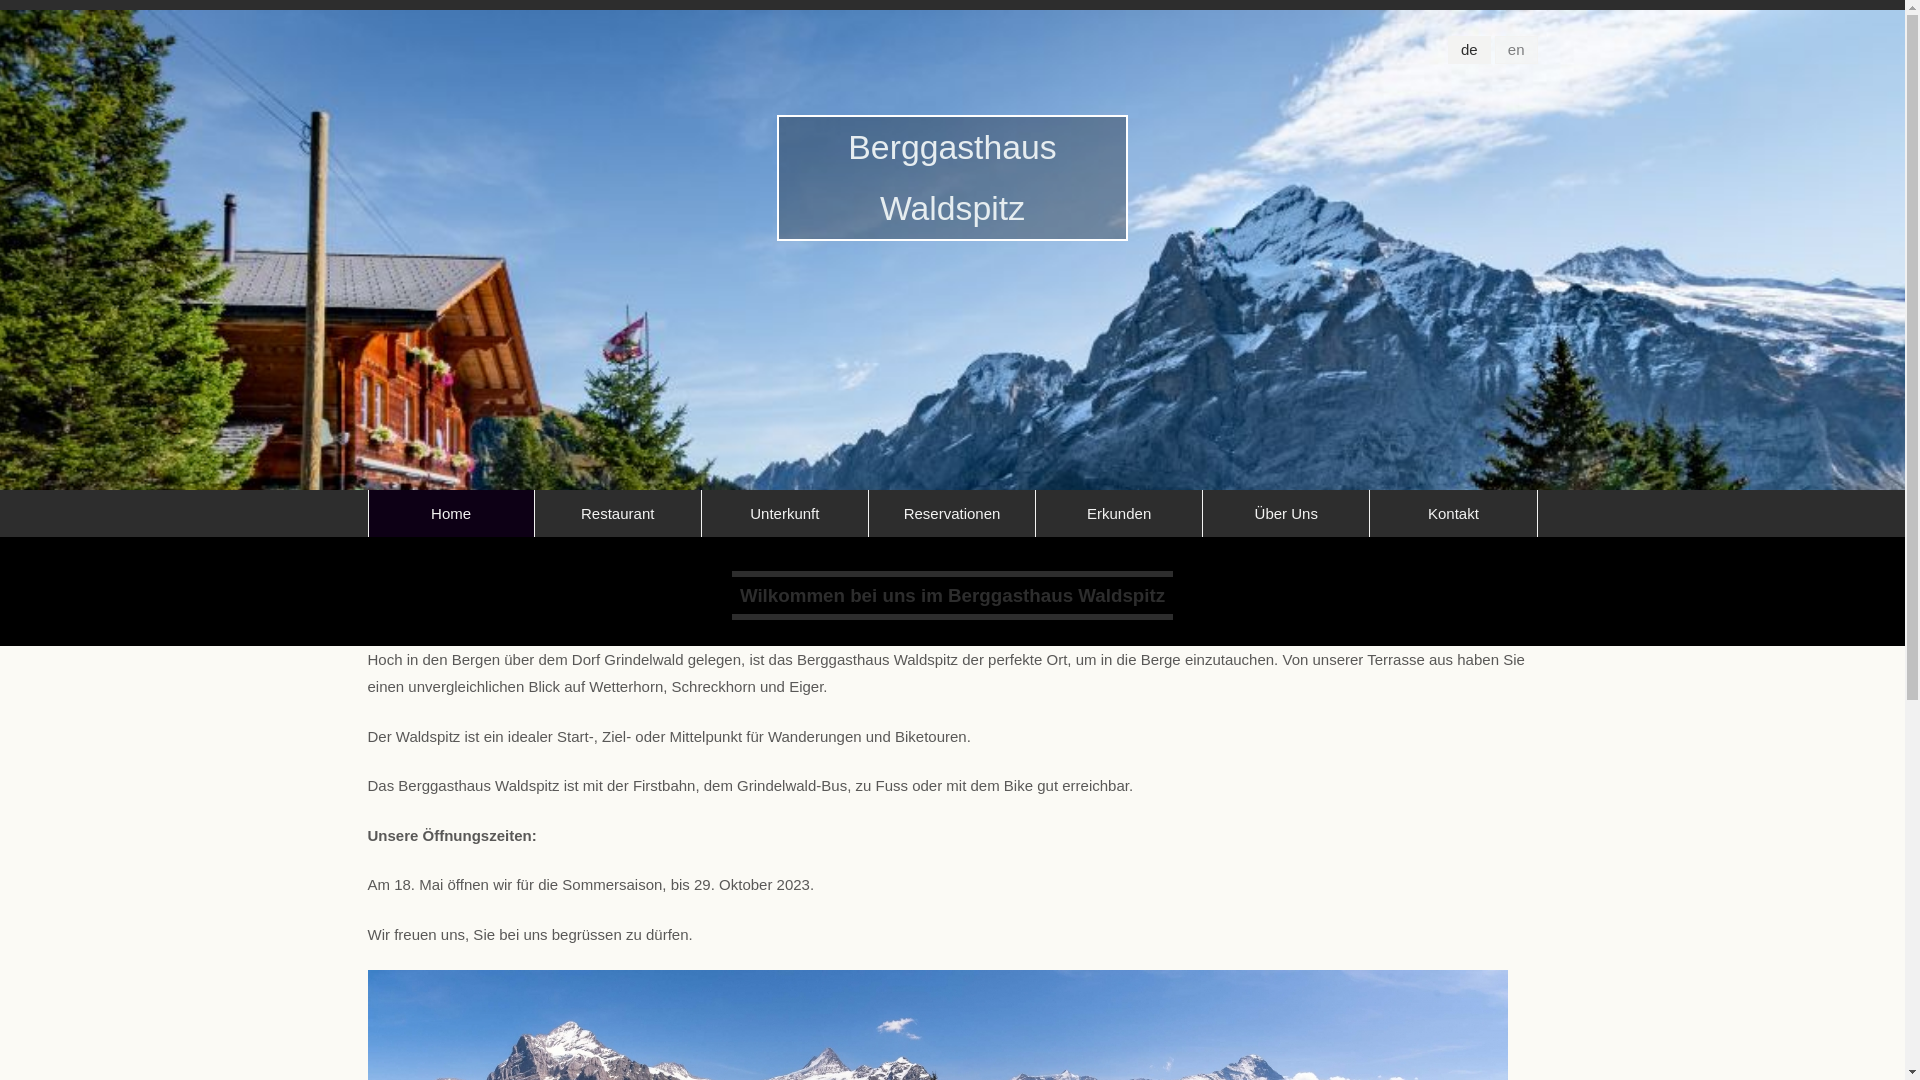 Image resolution: width=1920 pixels, height=1080 pixels. Describe the element at coordinates (1036, 512) in the screenshot. I see `'Erkunden'` at that location.